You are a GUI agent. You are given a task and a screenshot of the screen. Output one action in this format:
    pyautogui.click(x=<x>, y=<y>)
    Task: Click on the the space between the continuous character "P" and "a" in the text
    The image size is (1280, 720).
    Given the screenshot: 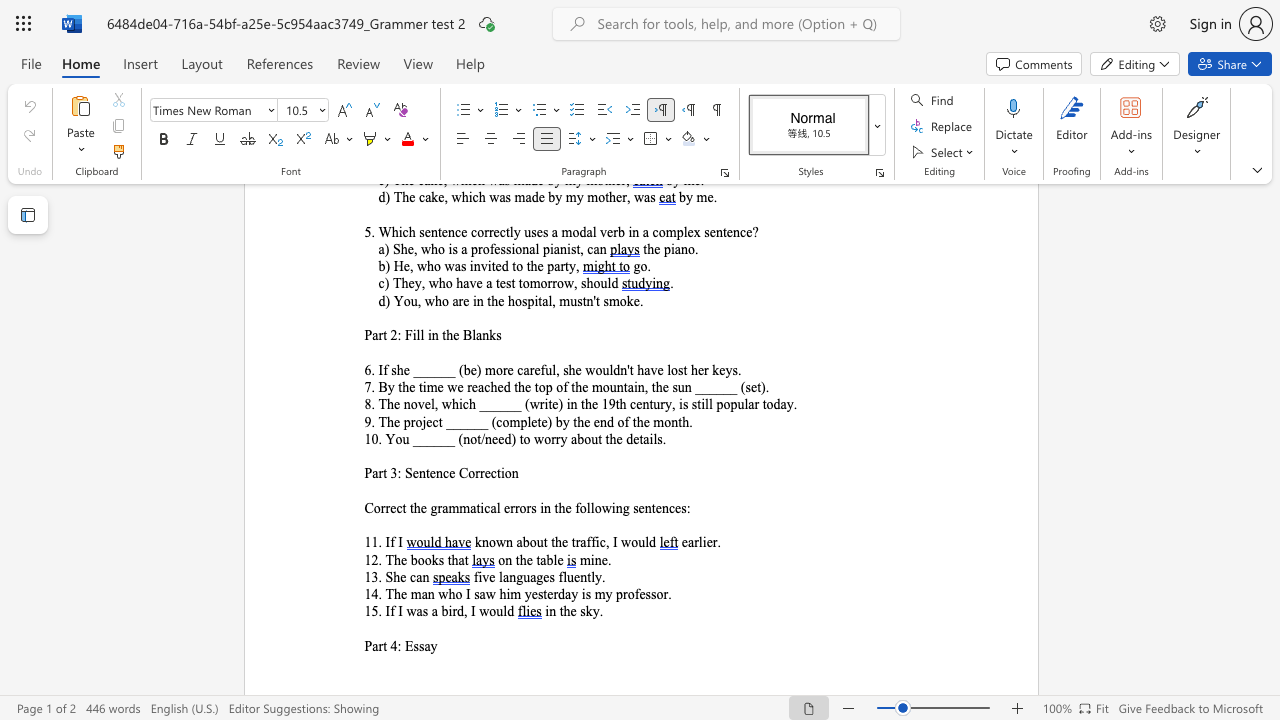 What is the action you would take?
    pyautogui.click(x=371, y=646)
    